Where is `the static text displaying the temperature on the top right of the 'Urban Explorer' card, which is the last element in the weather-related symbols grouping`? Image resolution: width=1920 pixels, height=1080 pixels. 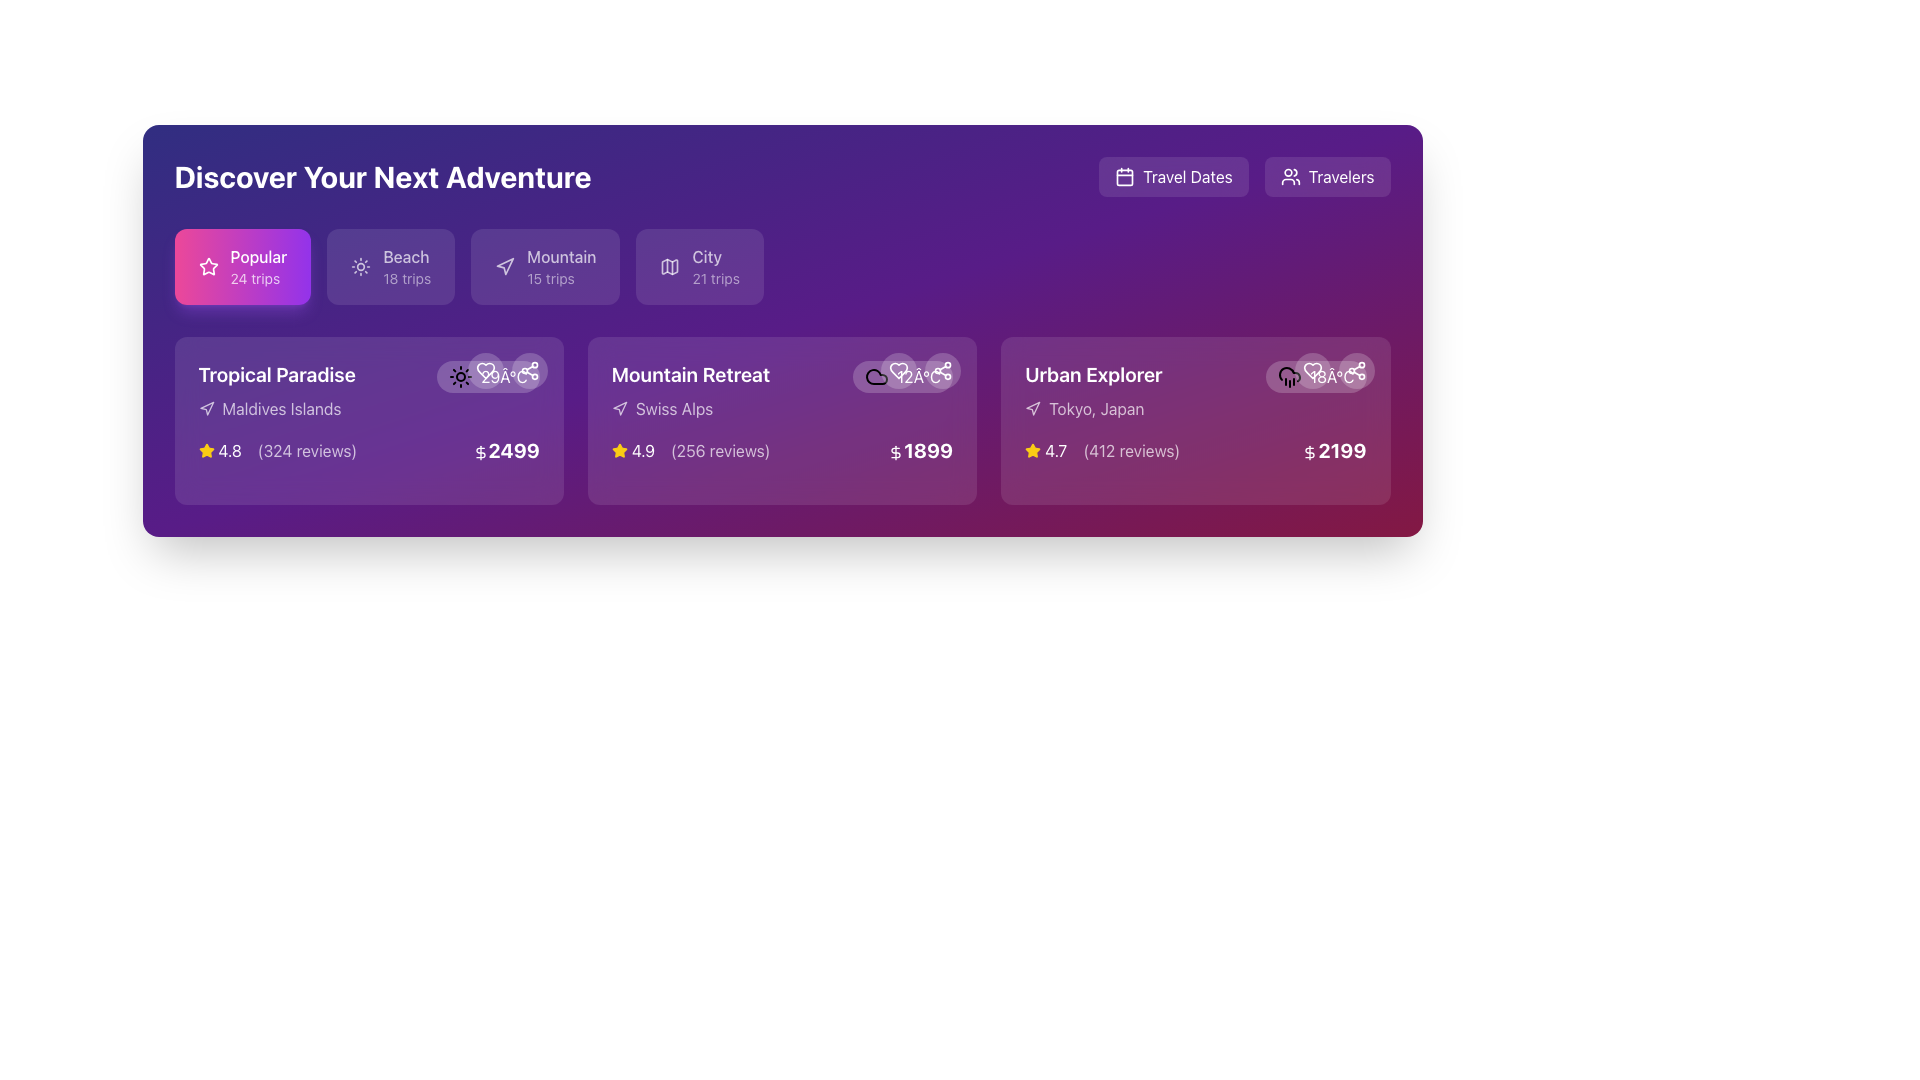
the static text displaying the temperature on the top right of the 'Urban Explorer' card, which is the last element in the weather-related symbols grouping is located at coordinates (1332, 377).